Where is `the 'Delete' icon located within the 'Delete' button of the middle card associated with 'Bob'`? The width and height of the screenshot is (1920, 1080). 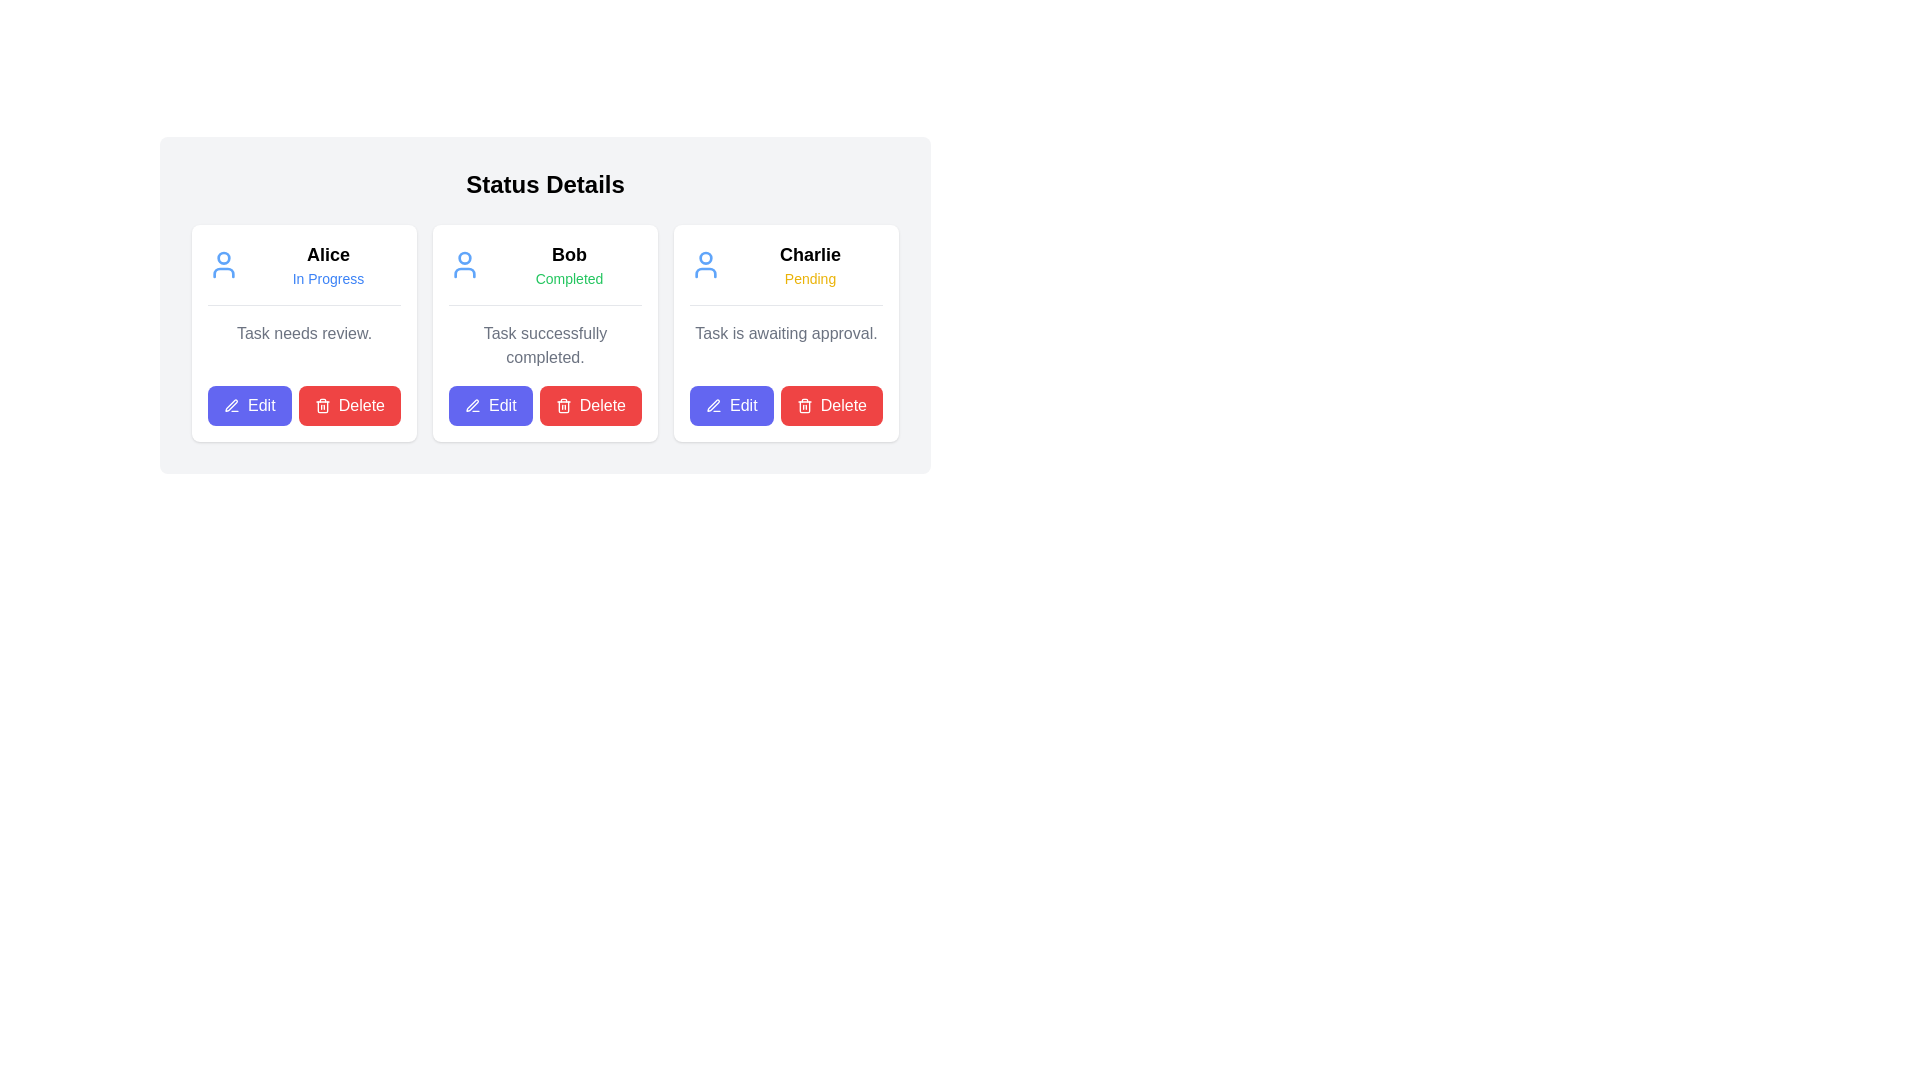 the 'Delete' icon located within the 'Delete' button of the middle card associated with 'Bob' is located at coordinates (322, 405).